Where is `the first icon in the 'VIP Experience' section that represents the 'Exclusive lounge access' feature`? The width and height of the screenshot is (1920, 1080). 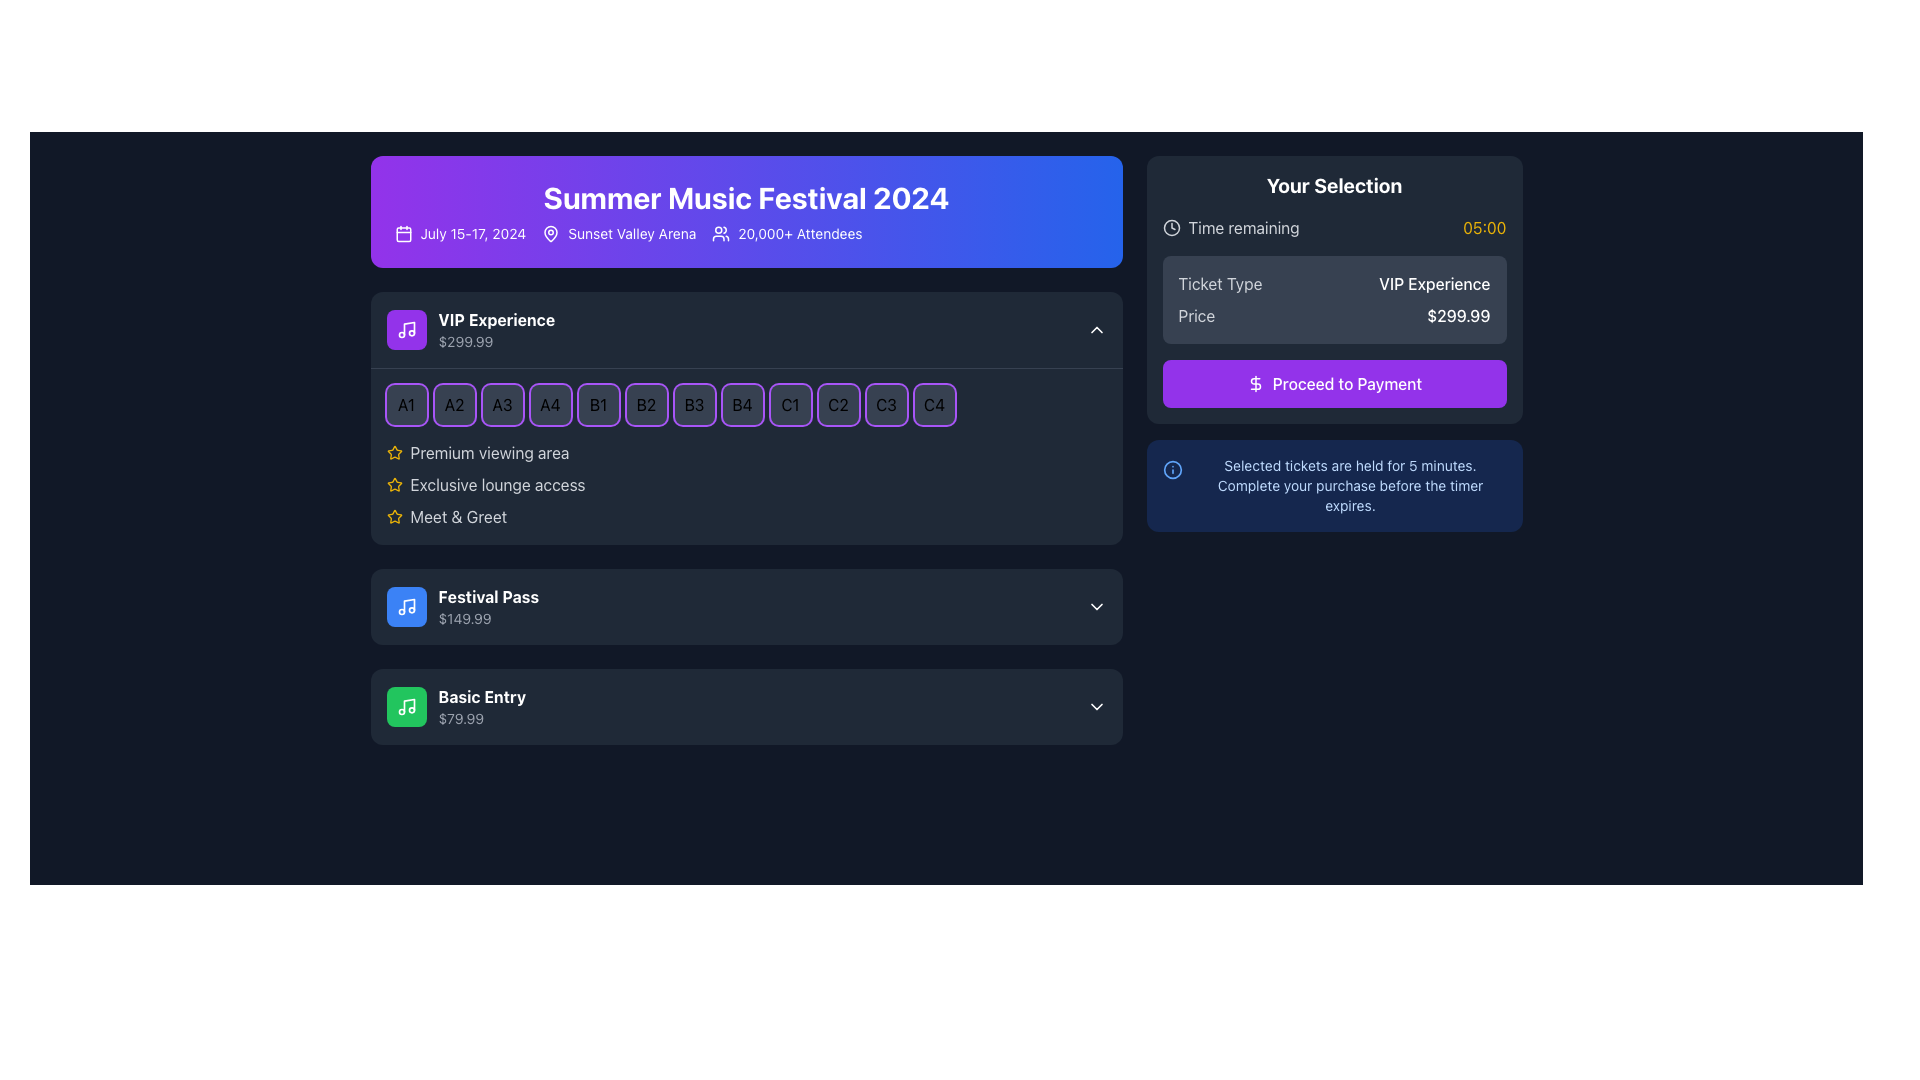 the first icon in the 'VIP Experience' section that represents the 'Exclusive lounge access' feature is located at coordinates (394, 485).